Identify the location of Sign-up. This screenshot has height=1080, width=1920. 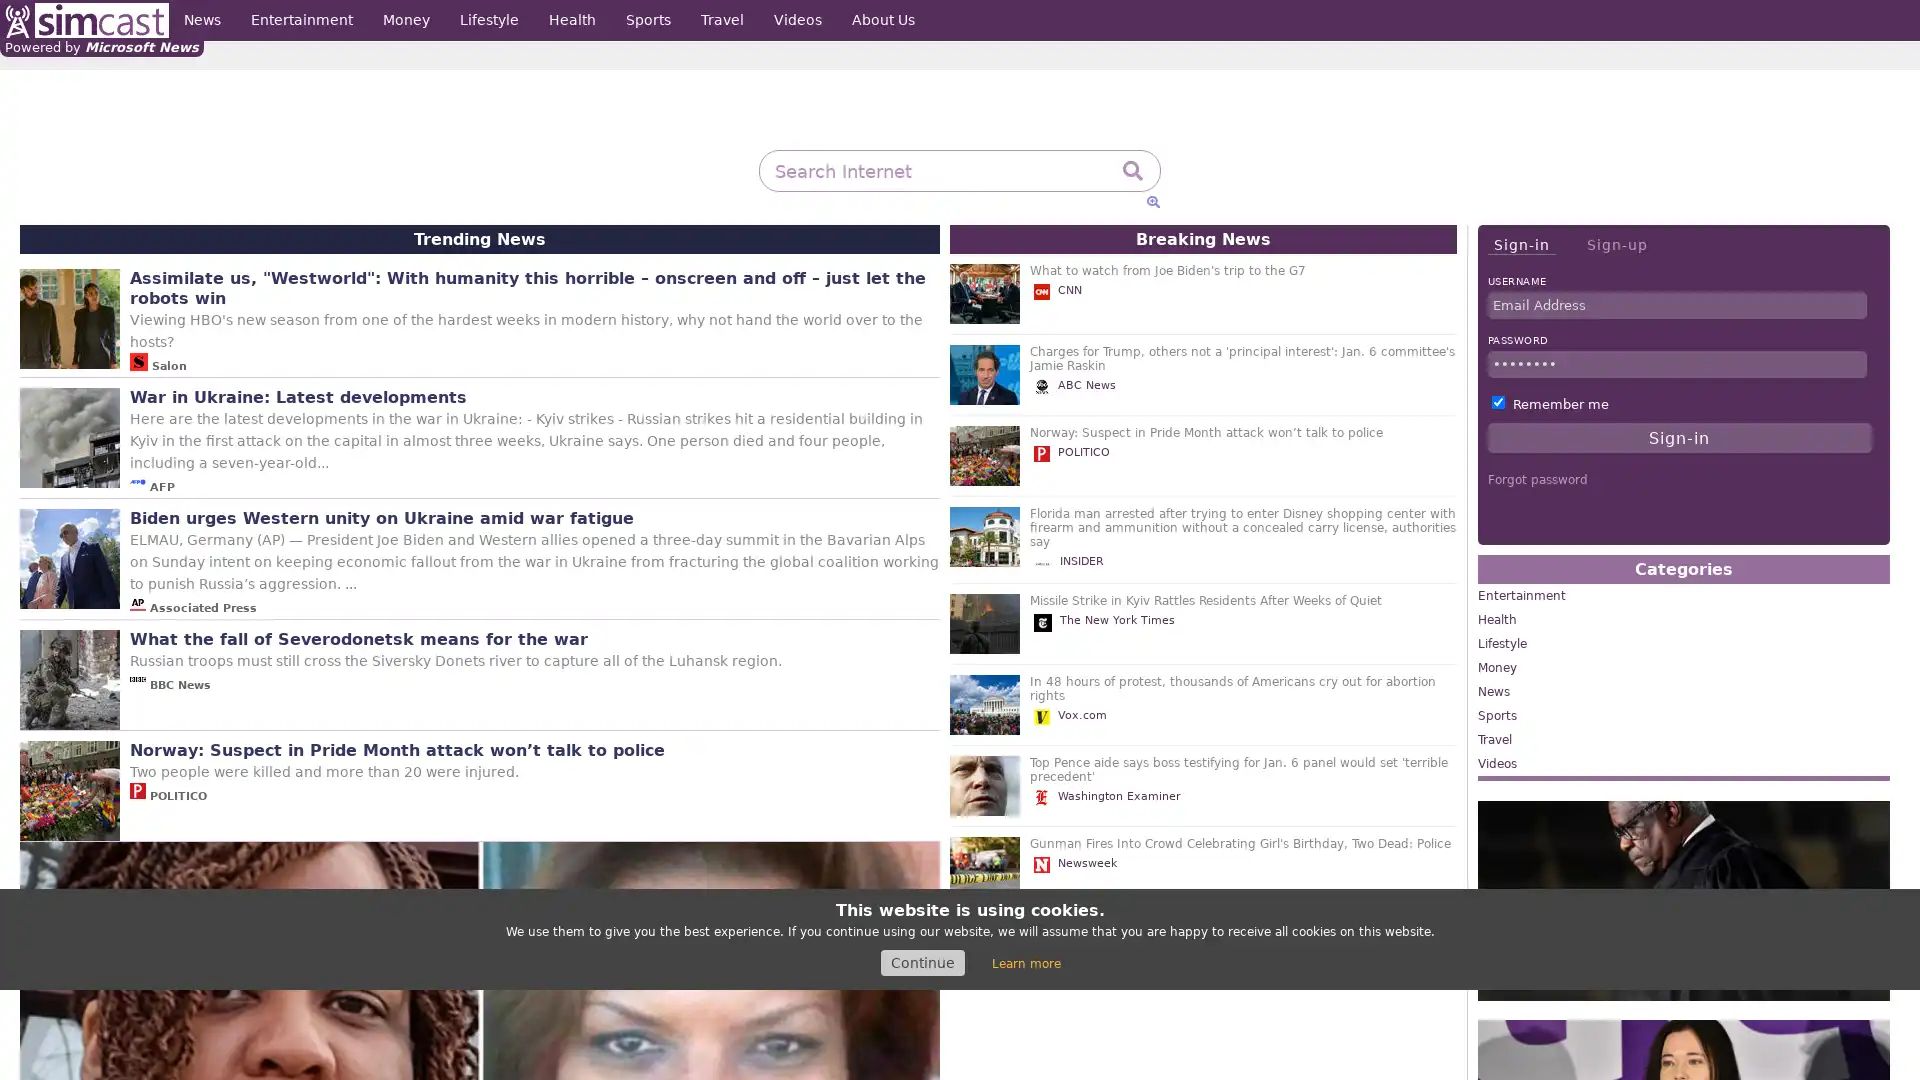
(1616, 244).